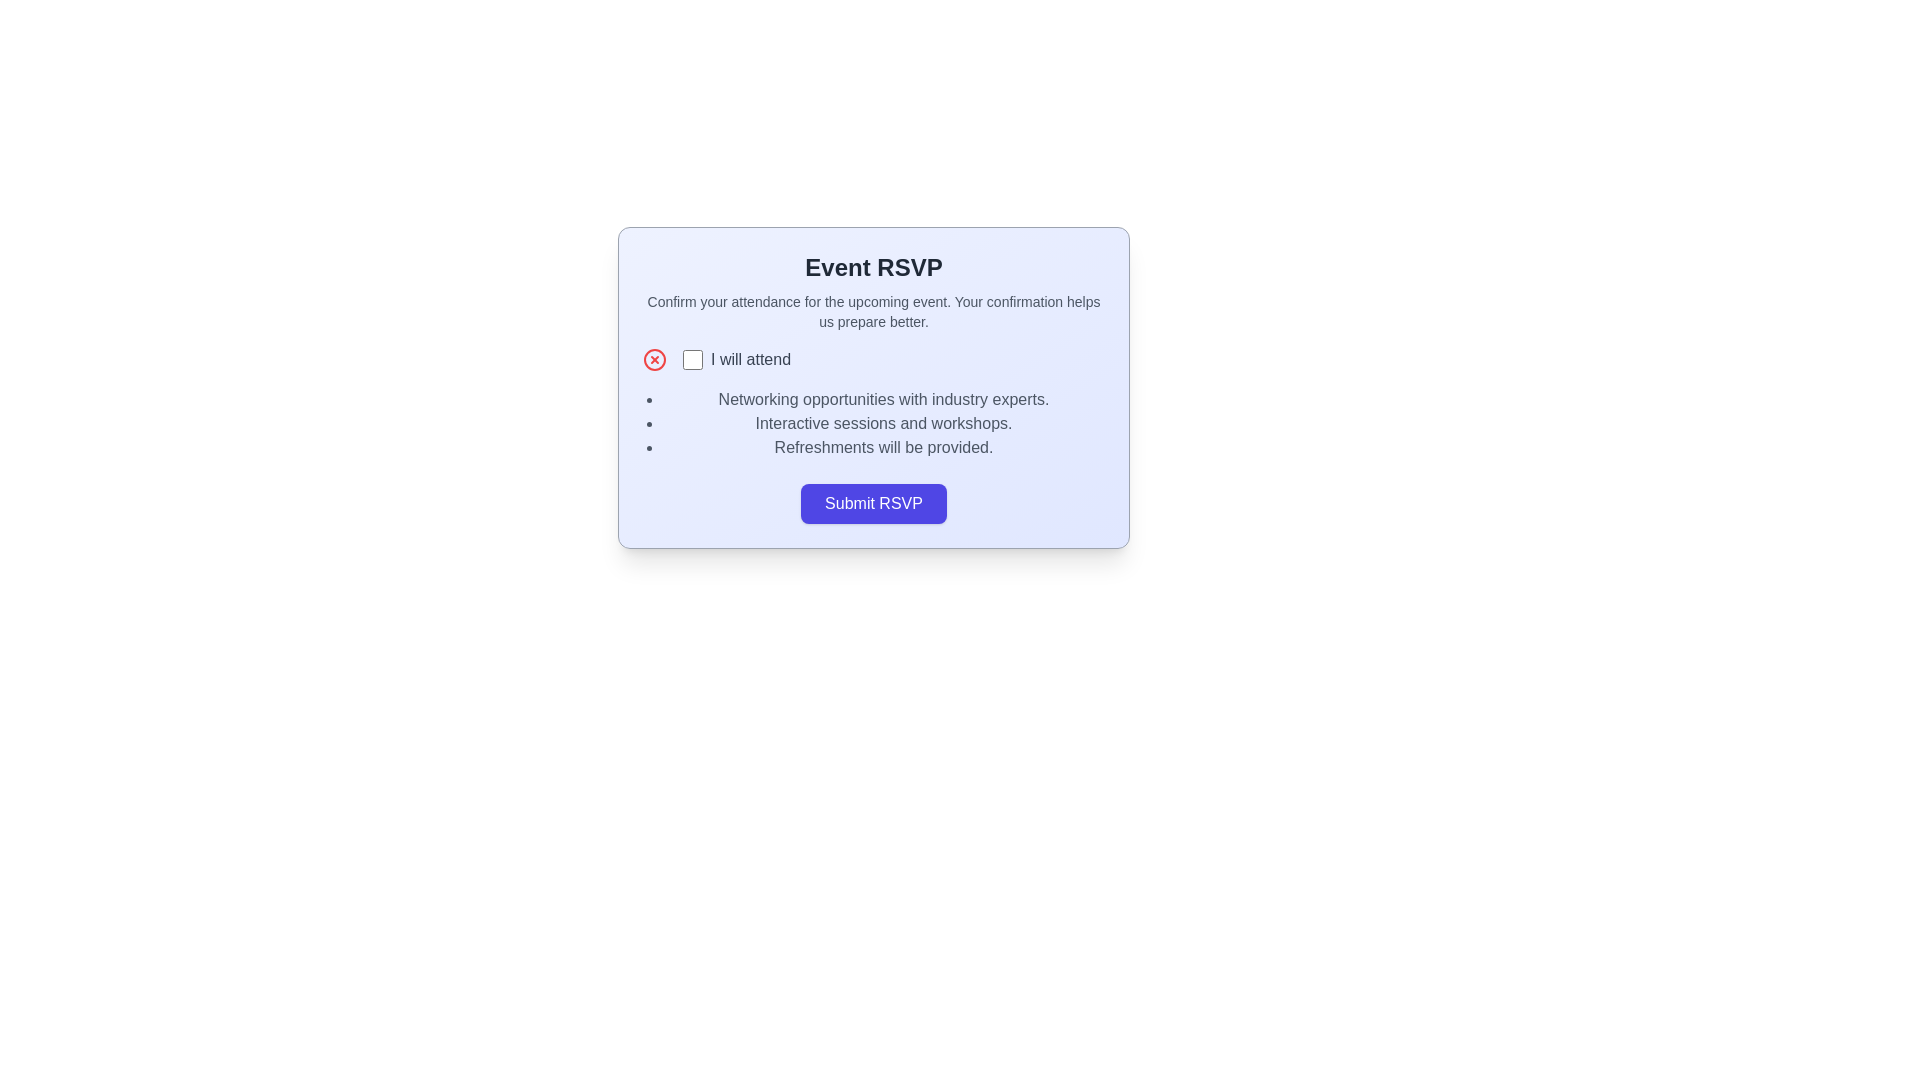 The image size is (1920, 1080). Describe the element at coordinates (873, 312) in the screenshot. I see `the informative text label that provides context about confirming attendance for the event, located below the 'Event RSVP' title` at that location.